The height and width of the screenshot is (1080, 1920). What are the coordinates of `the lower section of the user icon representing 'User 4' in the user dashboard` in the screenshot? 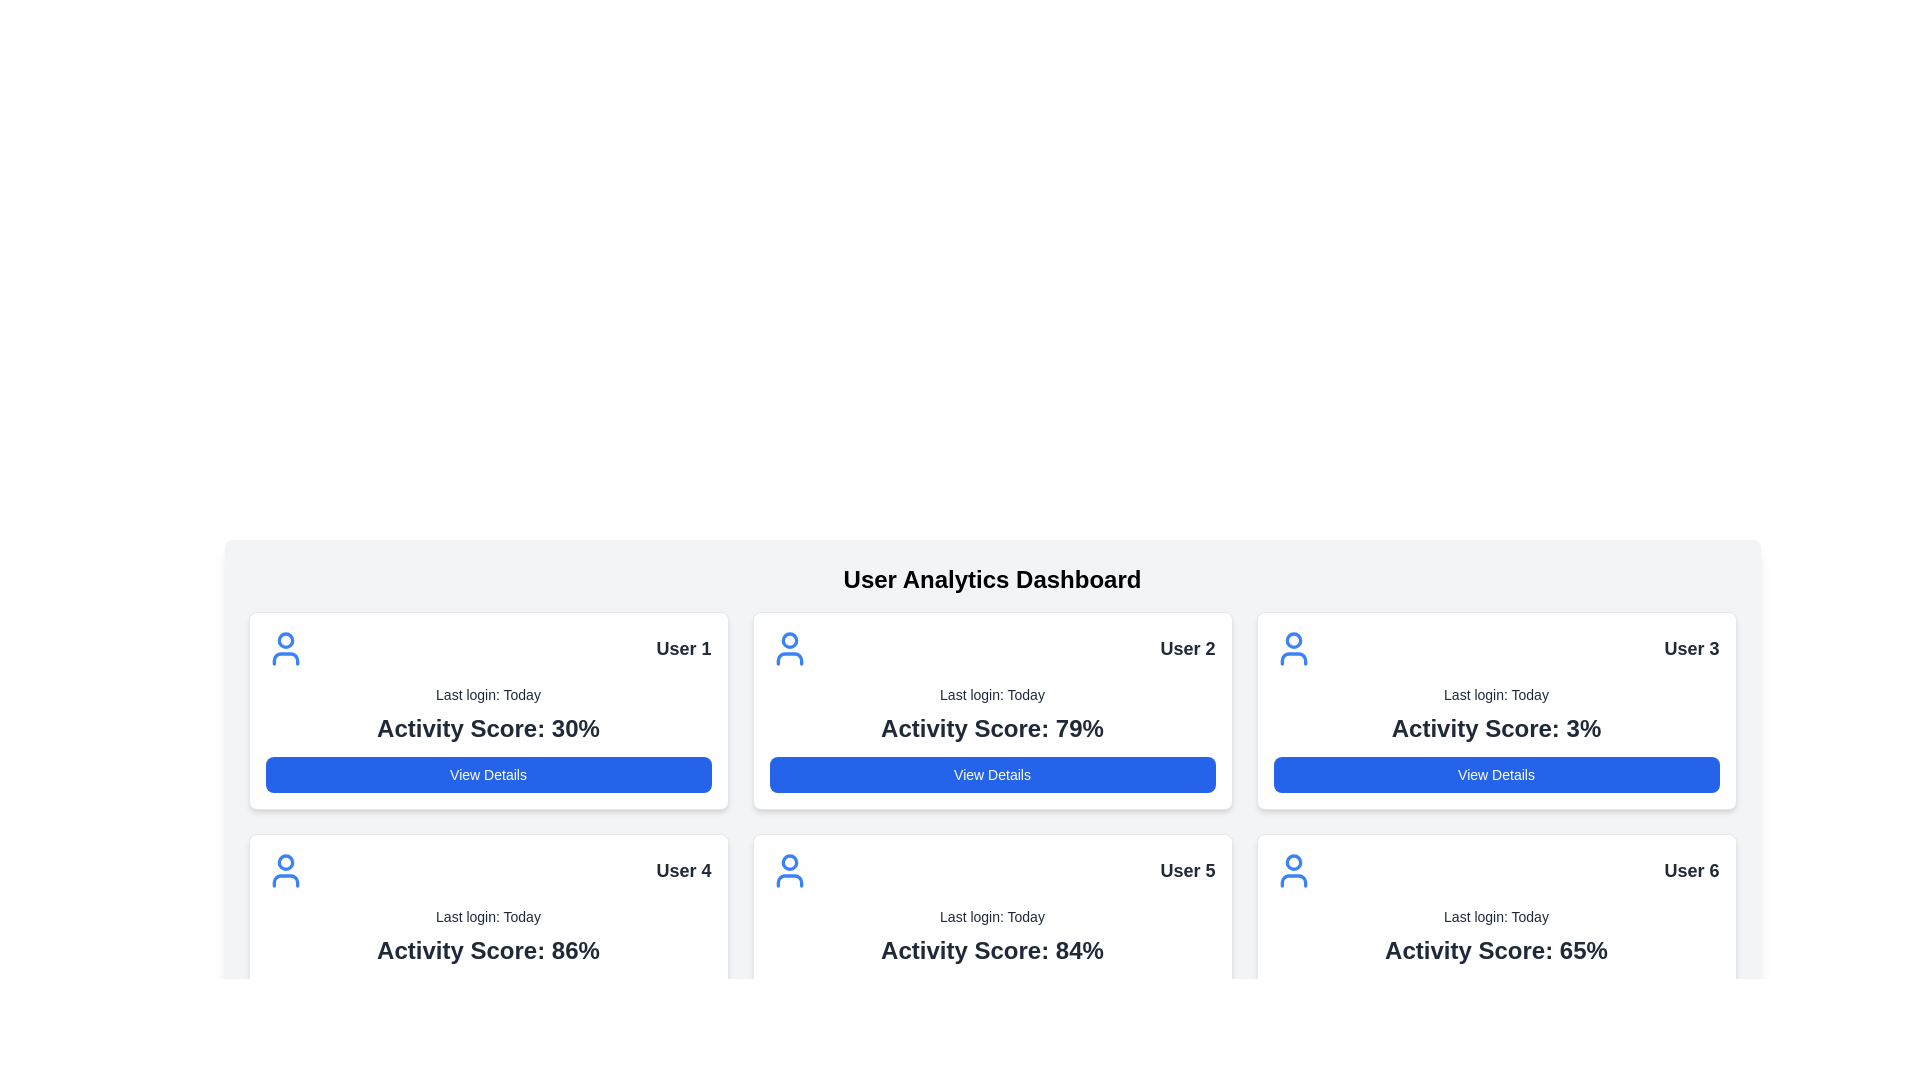 It's located at (284, 879).